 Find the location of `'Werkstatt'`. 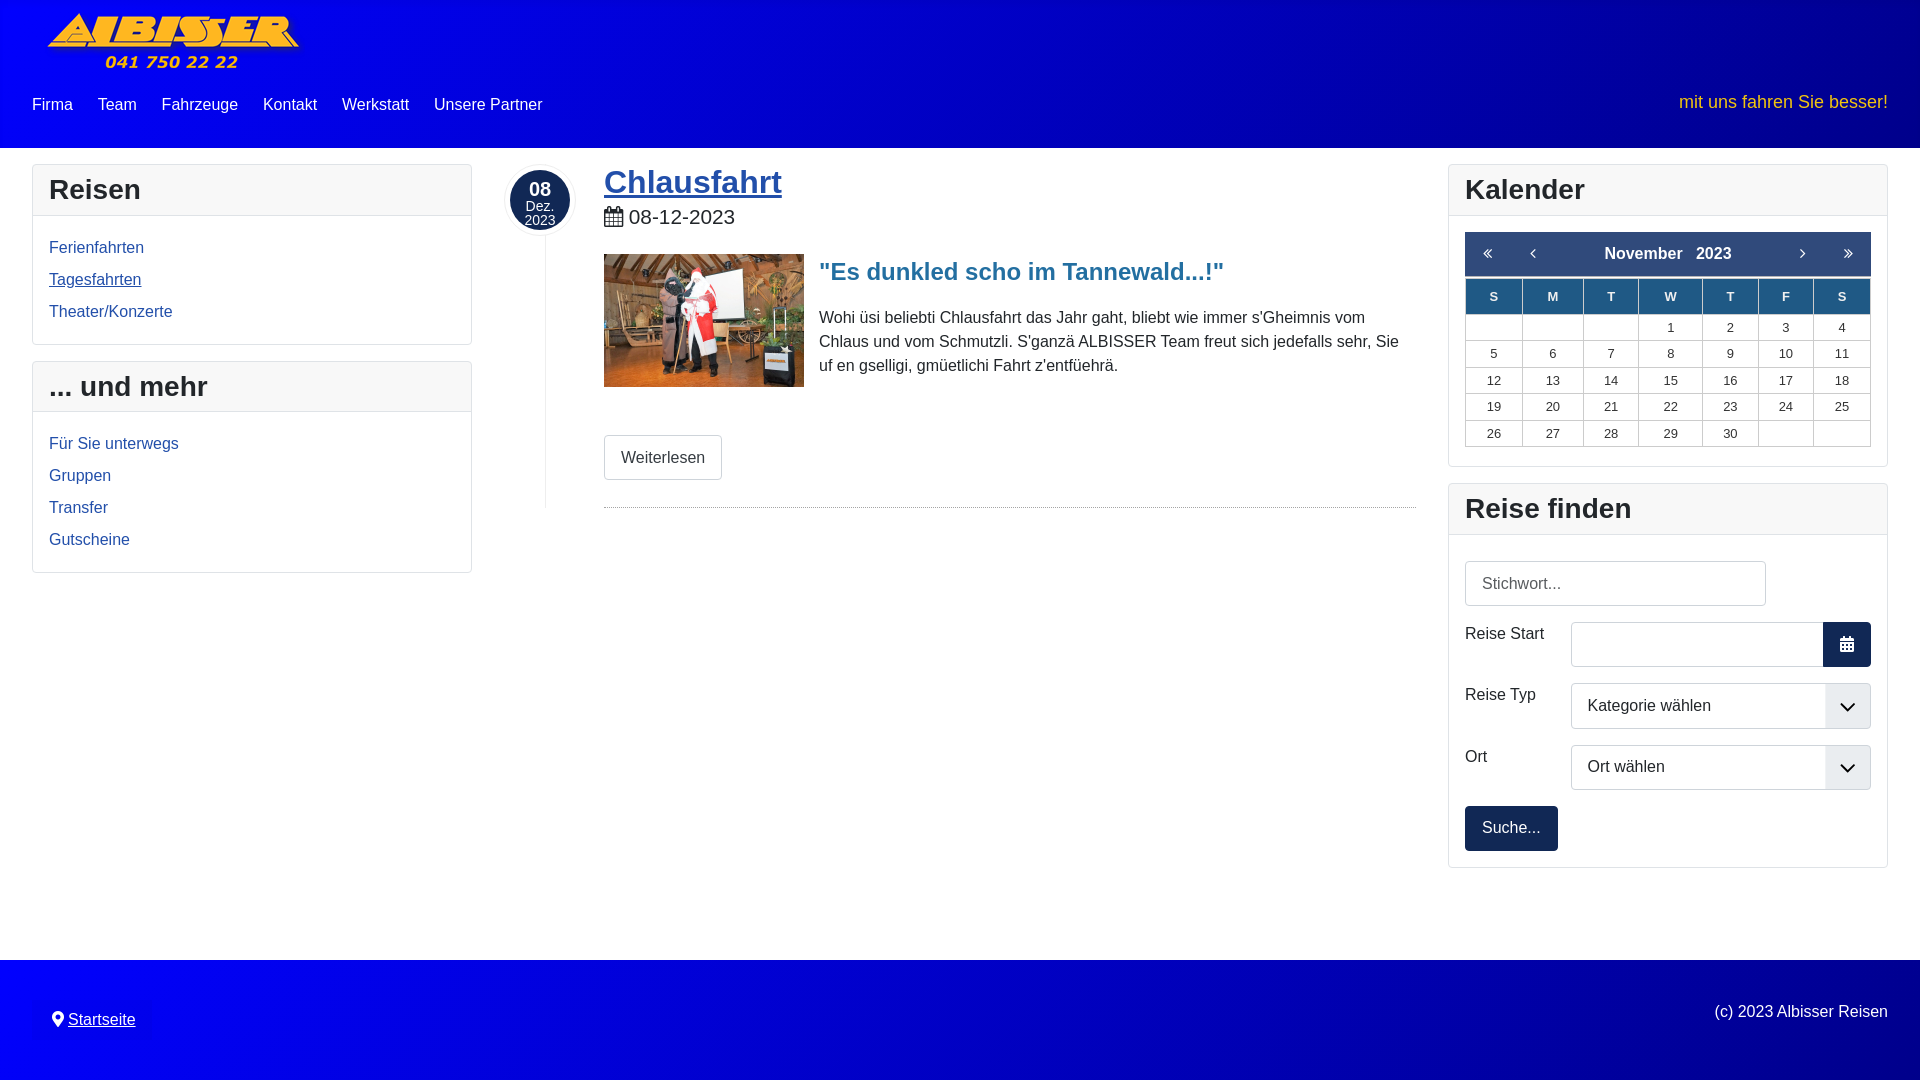

'Werkstatt' is located at coordinates (375, 104).